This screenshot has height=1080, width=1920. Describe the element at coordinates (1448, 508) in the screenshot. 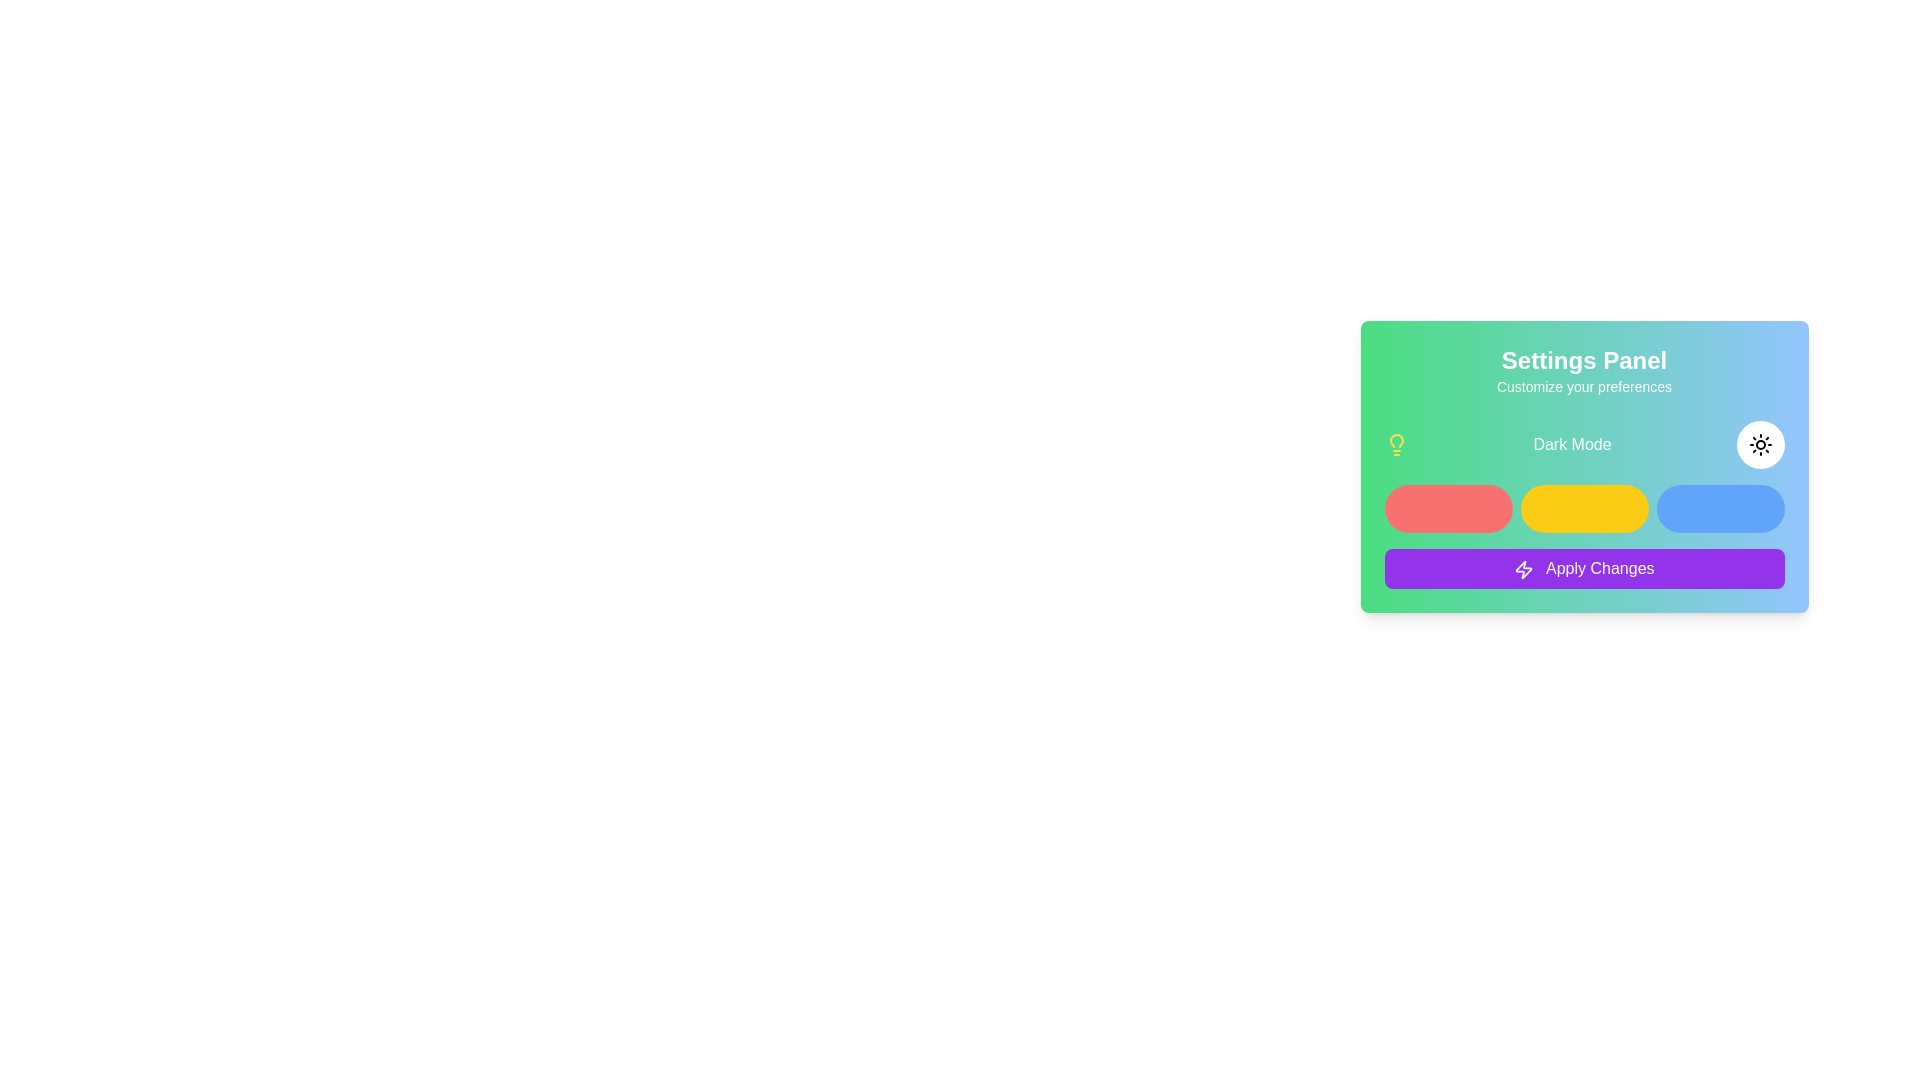

I see `the button located in the first column of a 3-column grid layout, positioned above the yellow and blue buttons` at that location.